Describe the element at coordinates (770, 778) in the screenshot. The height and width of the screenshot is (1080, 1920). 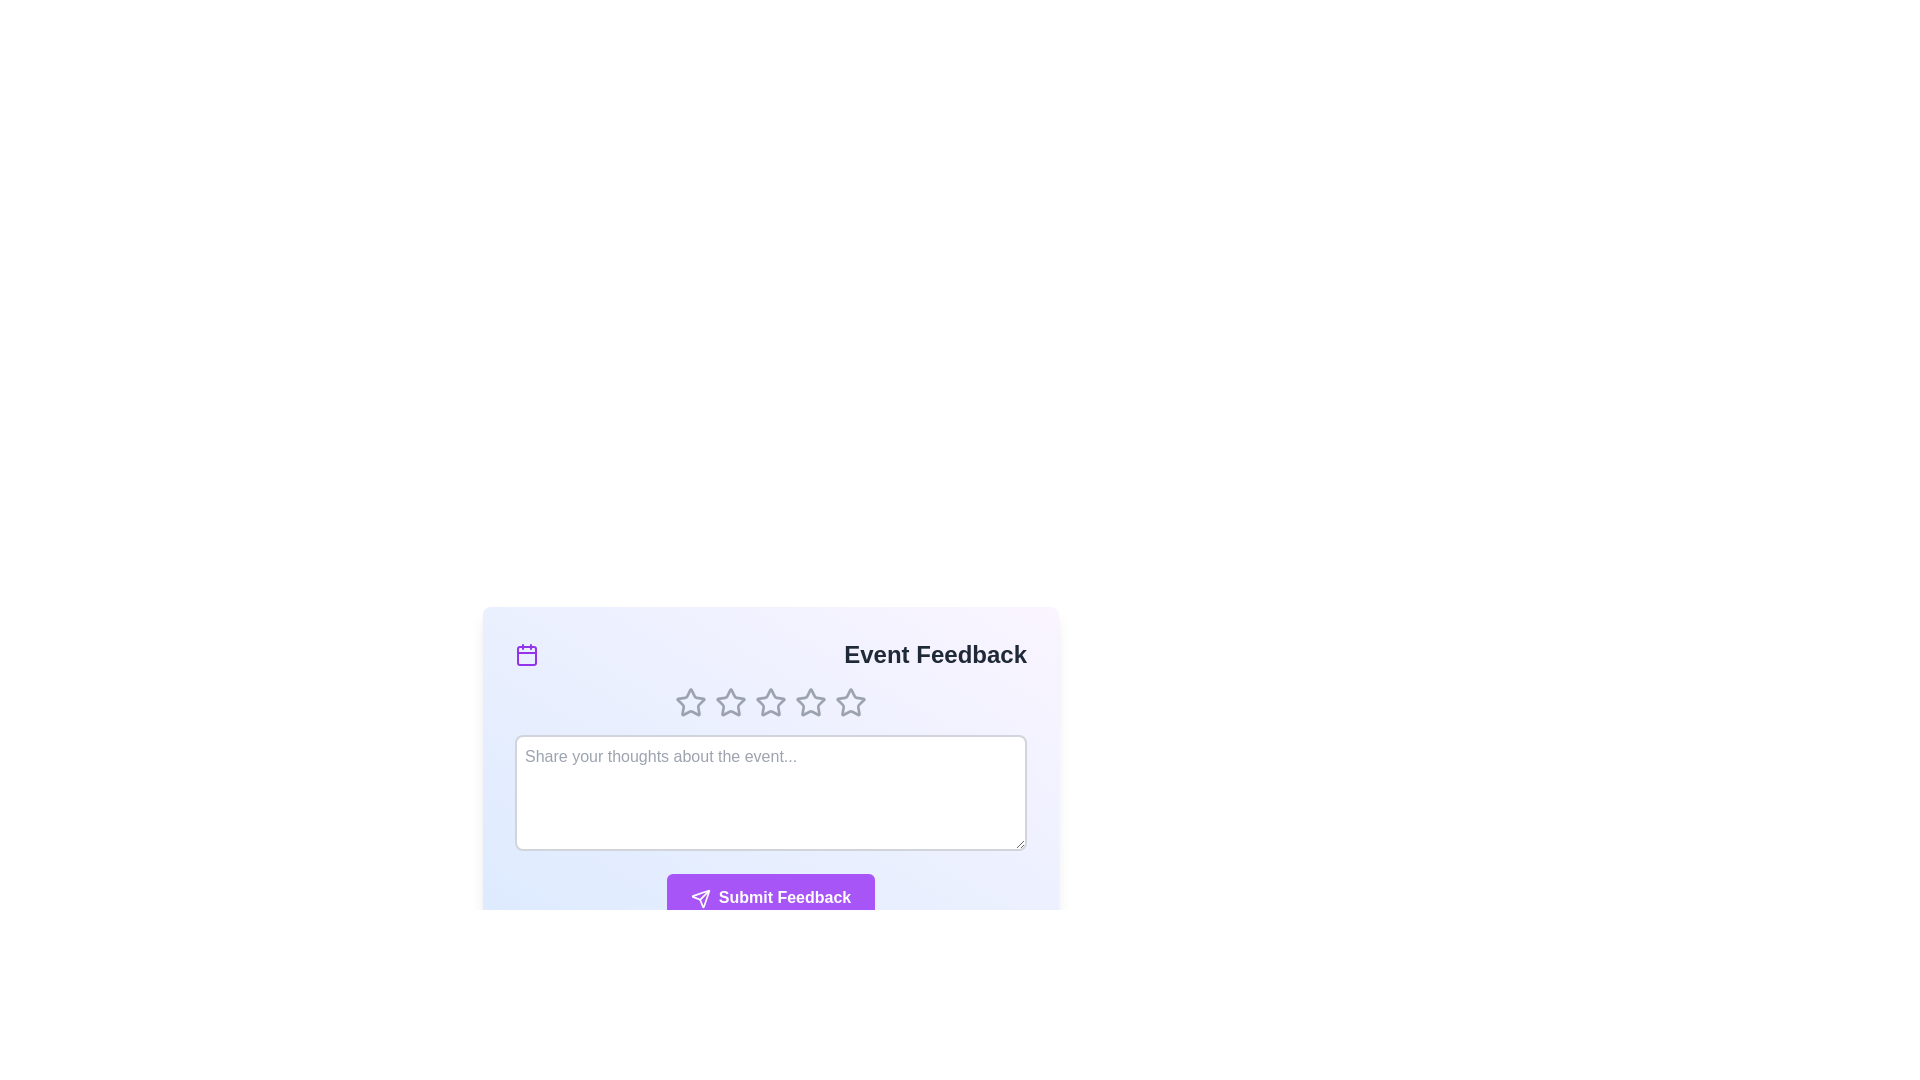
I see `the text input field located centrally below the star icons and above the 'Submit Feedback' button to start typing` at that location.